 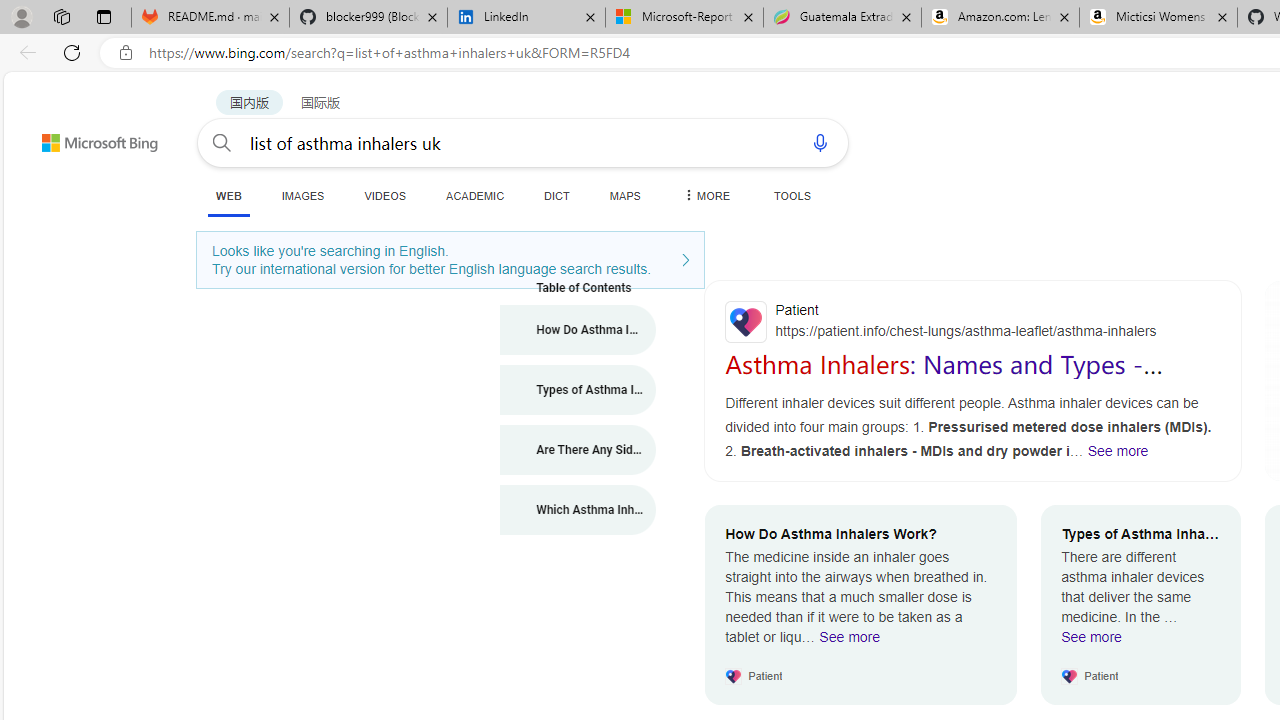 I want to click on 'WEB', so click(x=228, y=195).